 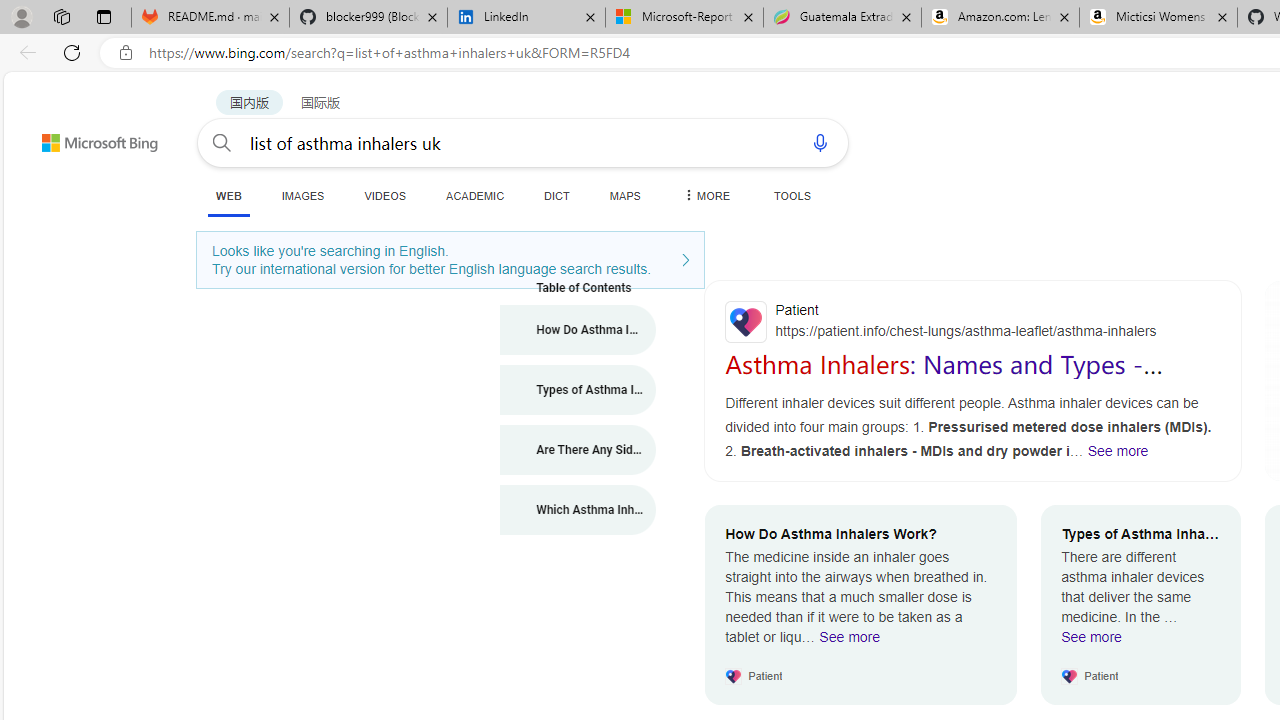 I want to click on 'WEB', so click(x=228, y=195).